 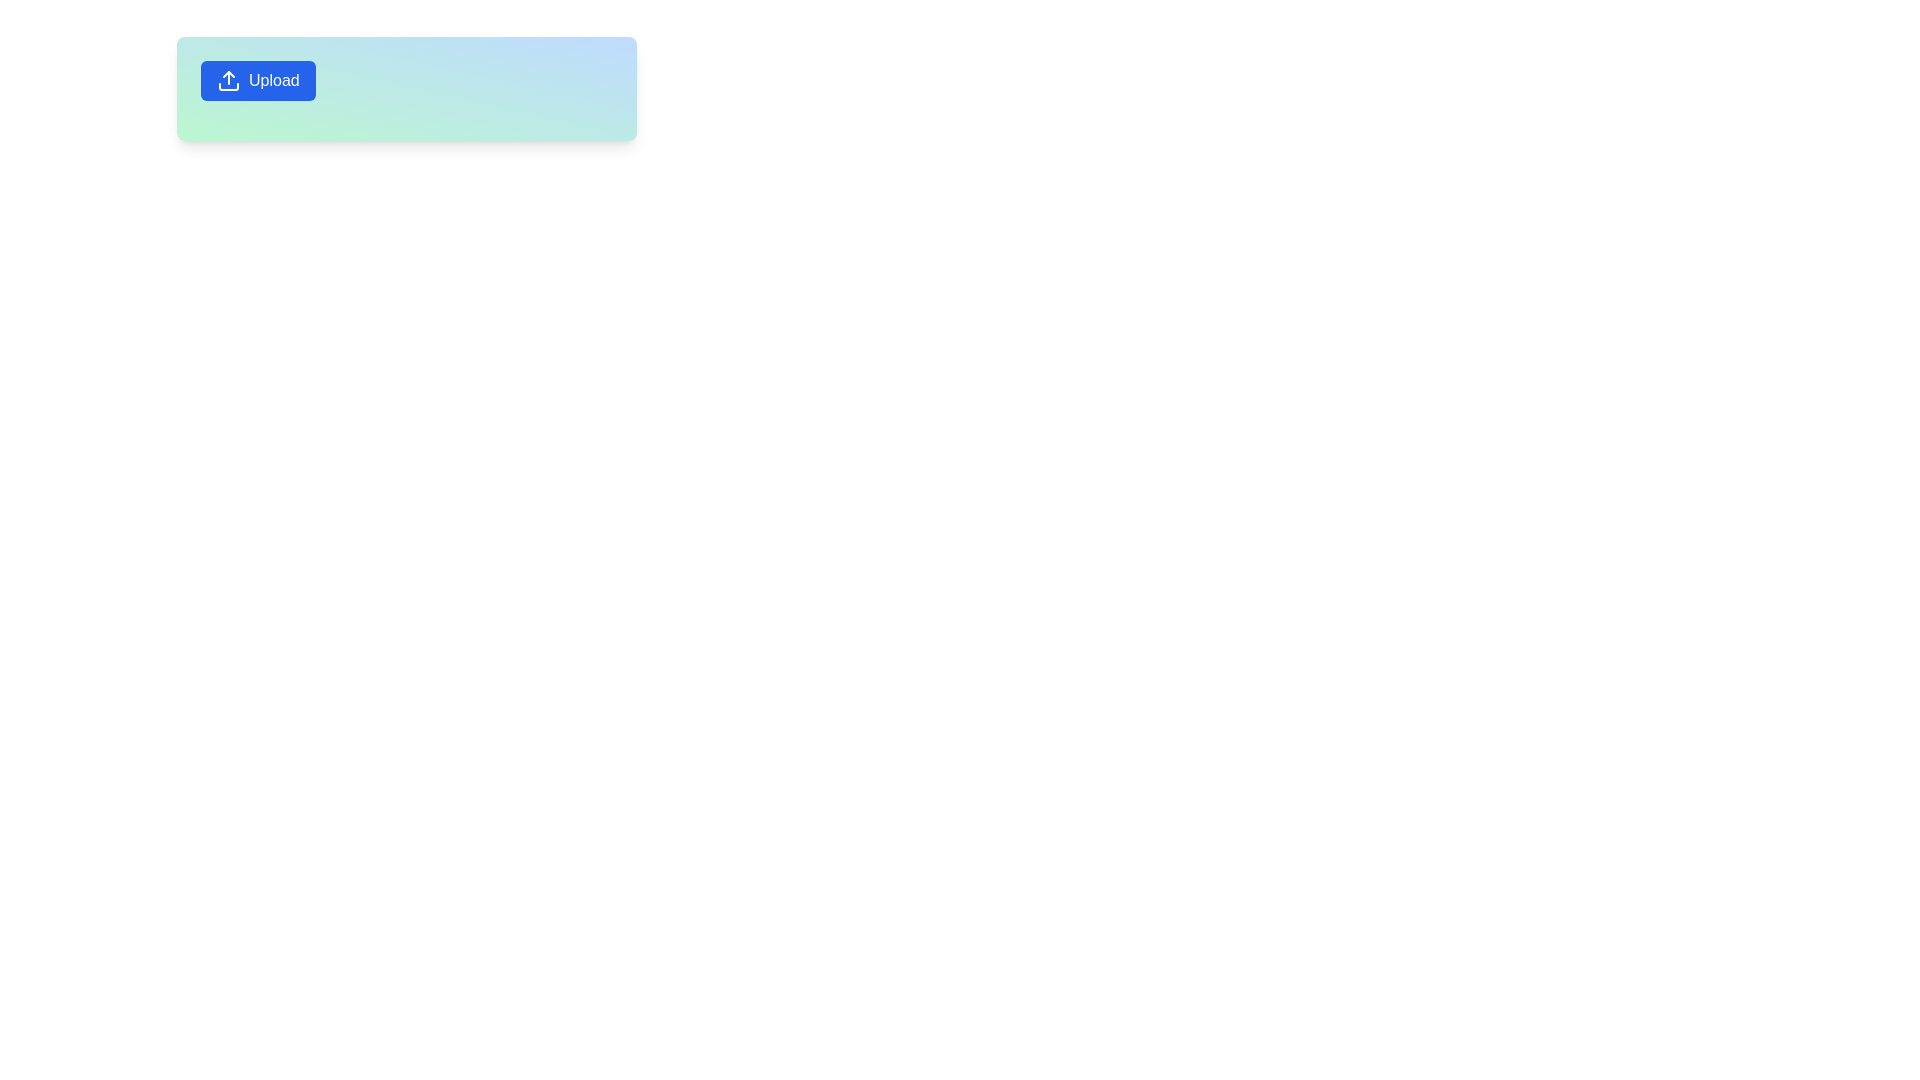 I want to click on the base of the upload tray icon, which is a rectangular shape located in the lower section of the icon, situated to the left of the 'Upload' text in the top-left corner of the interface, so click(x=229, y=86).